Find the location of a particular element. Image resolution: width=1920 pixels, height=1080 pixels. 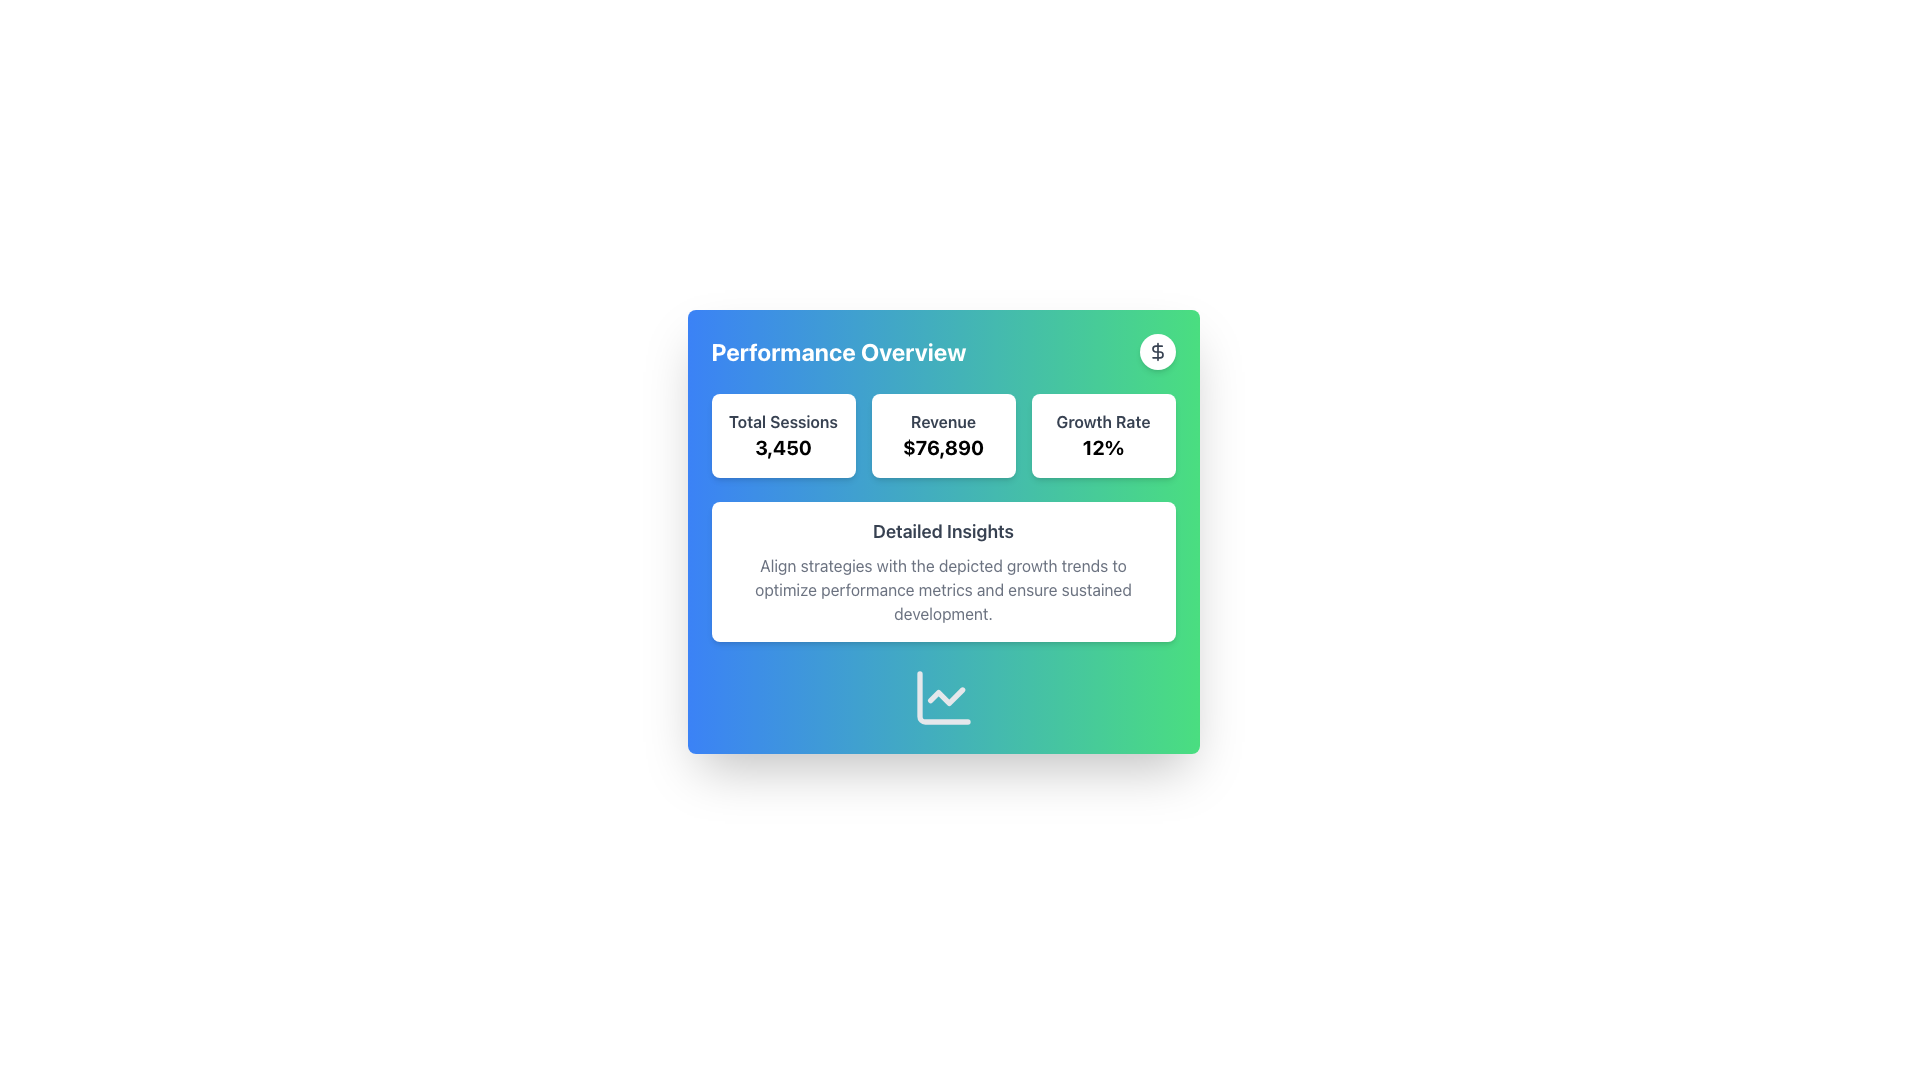

the small circular button with a white background and a gray dollar sign icon, located in the top-right corner of the 'Performance Overview' header is located at coordinates (1157, 350).